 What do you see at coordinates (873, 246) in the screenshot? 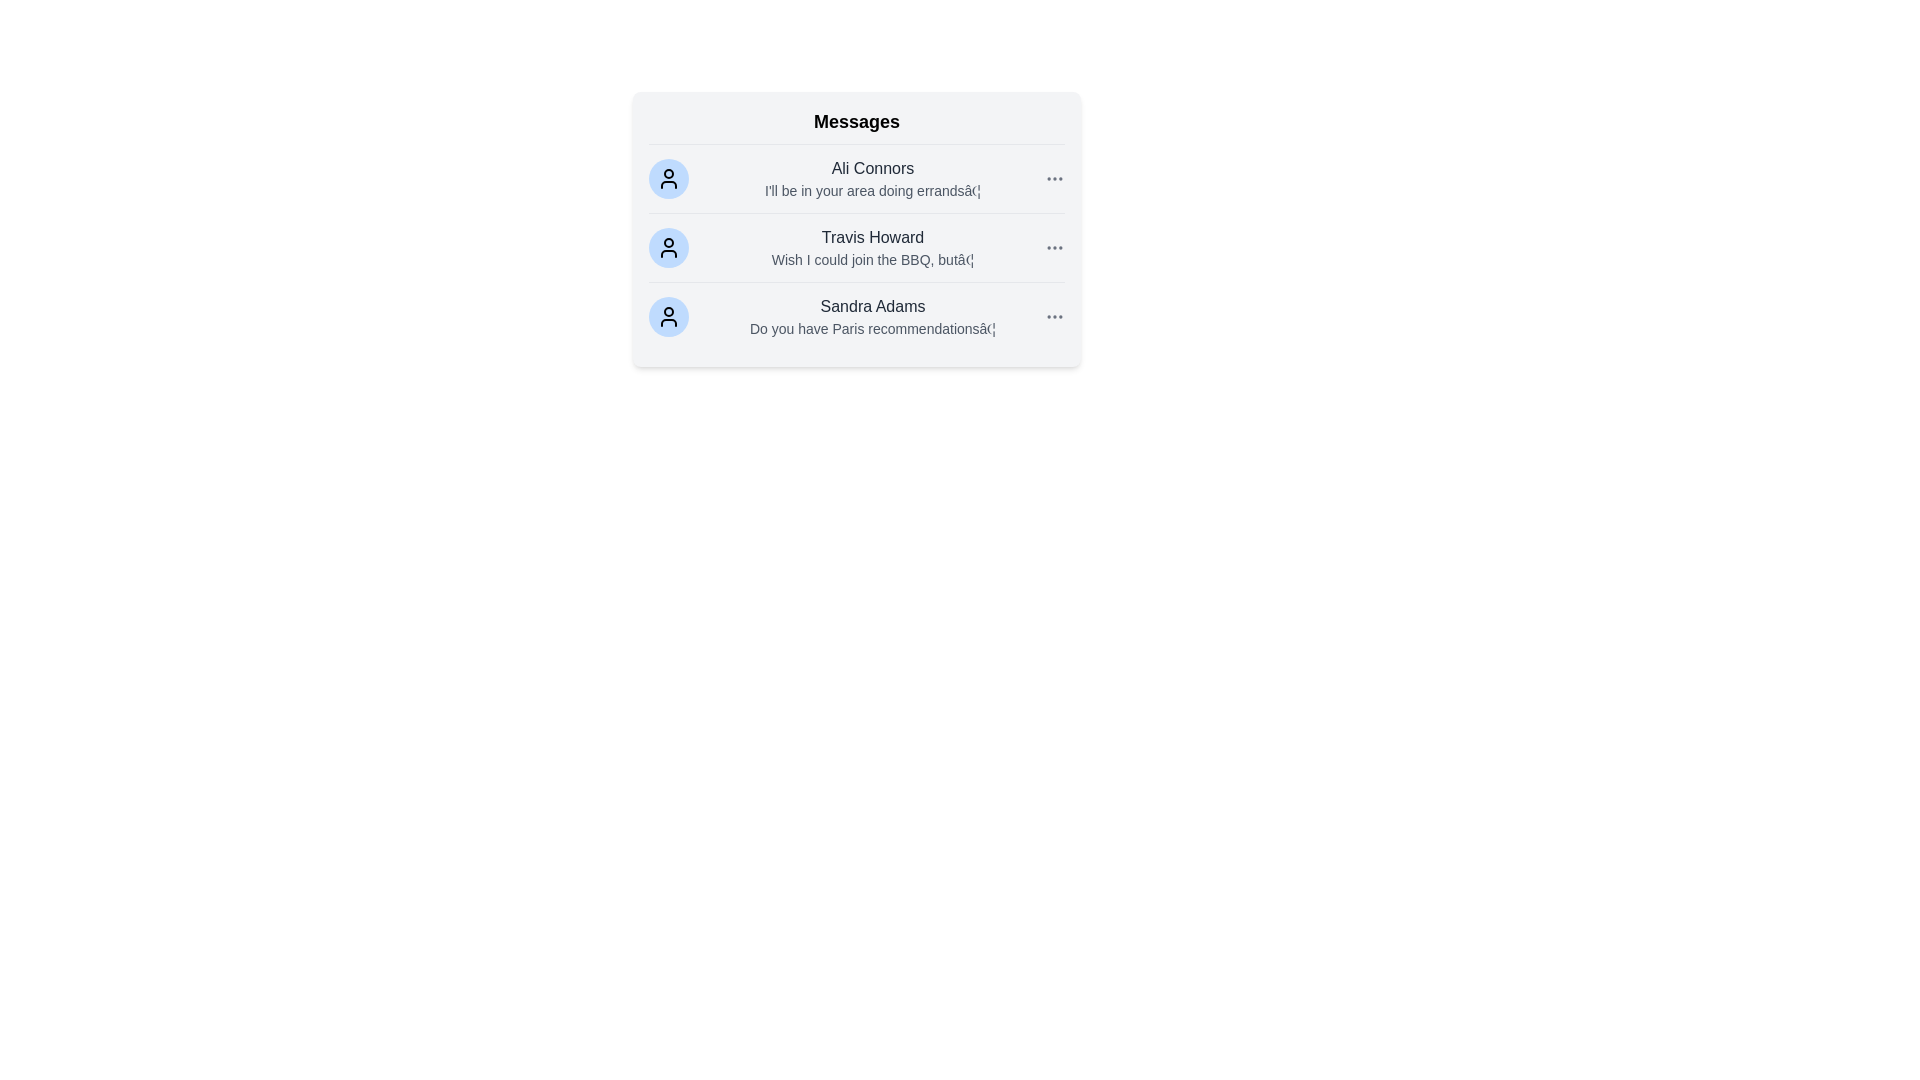
I see `the Message Preview displaying the sender's name and message preview, located between messages from 'Ali Connors' and 'Sandra Adams'` at bounding box center [873, 246].